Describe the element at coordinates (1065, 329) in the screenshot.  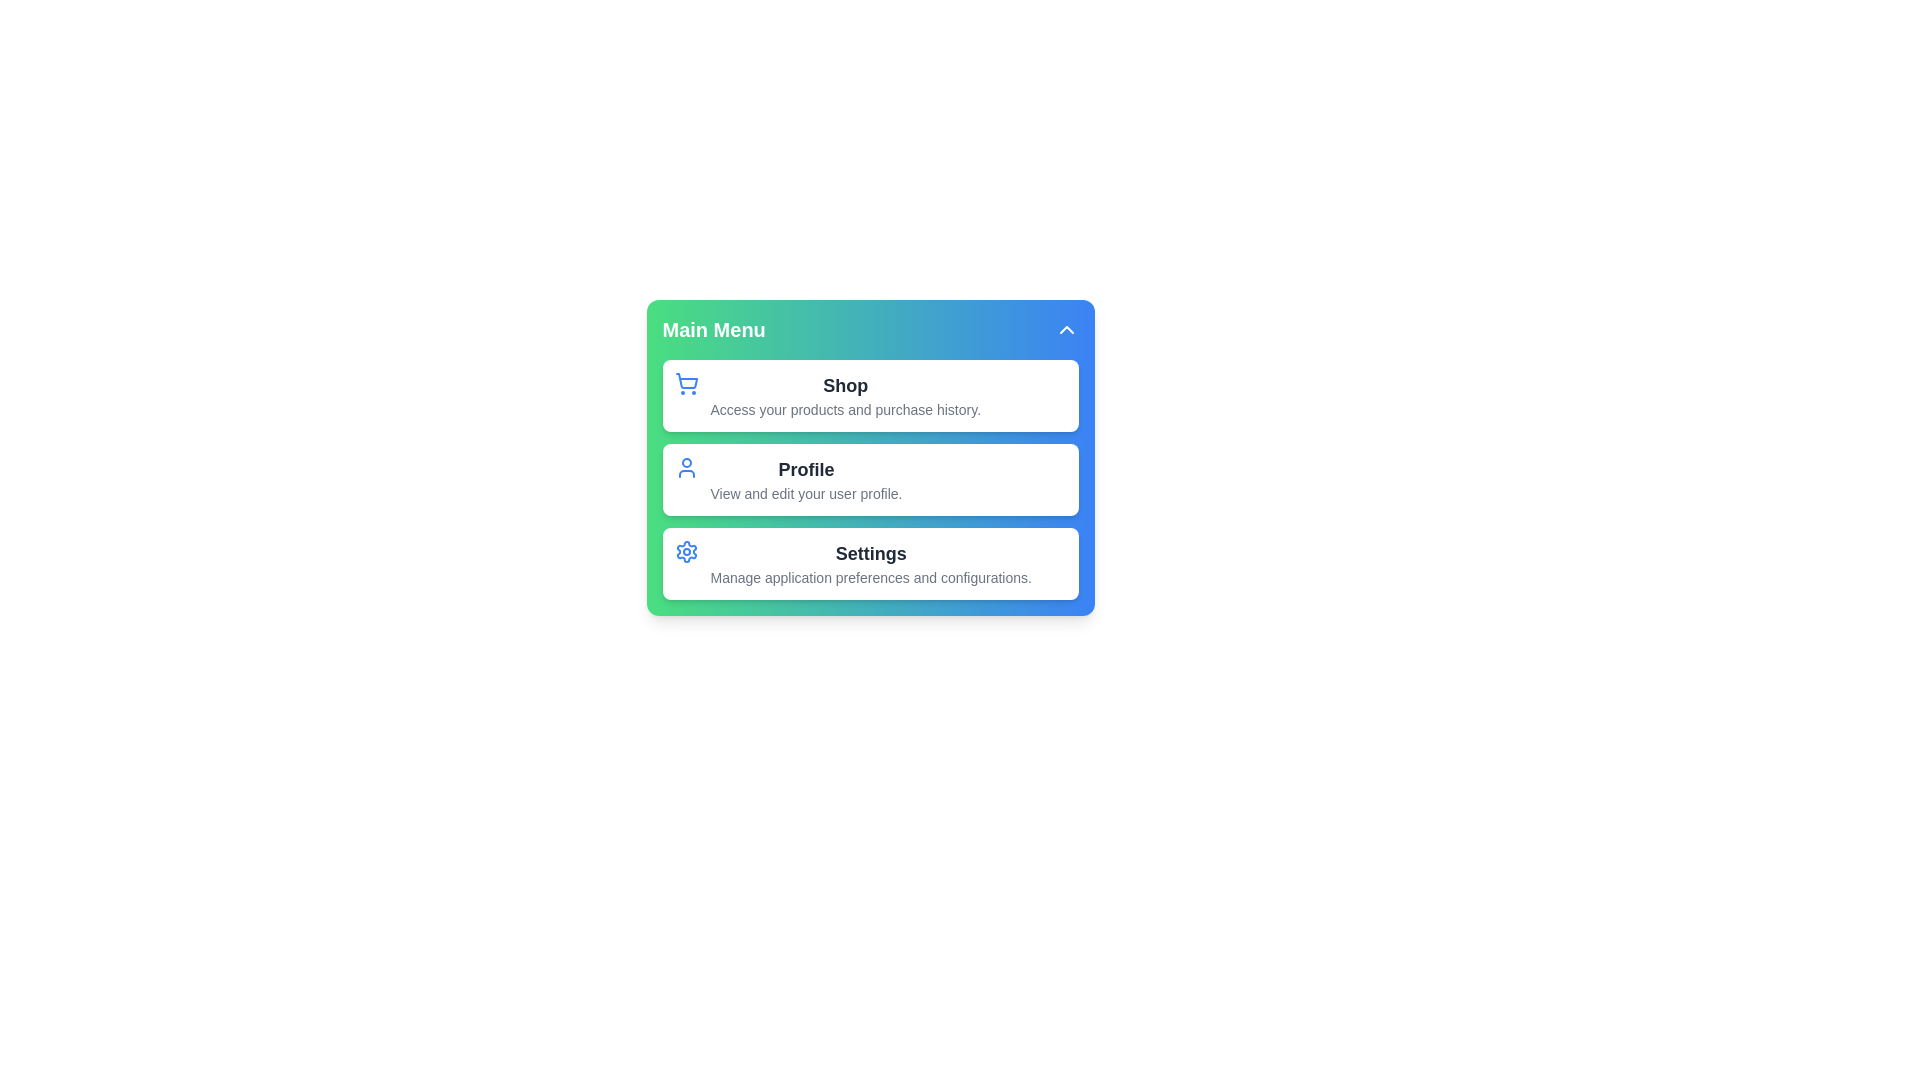
I see `the chevron icon button to toggle the menu expansion` at that location.